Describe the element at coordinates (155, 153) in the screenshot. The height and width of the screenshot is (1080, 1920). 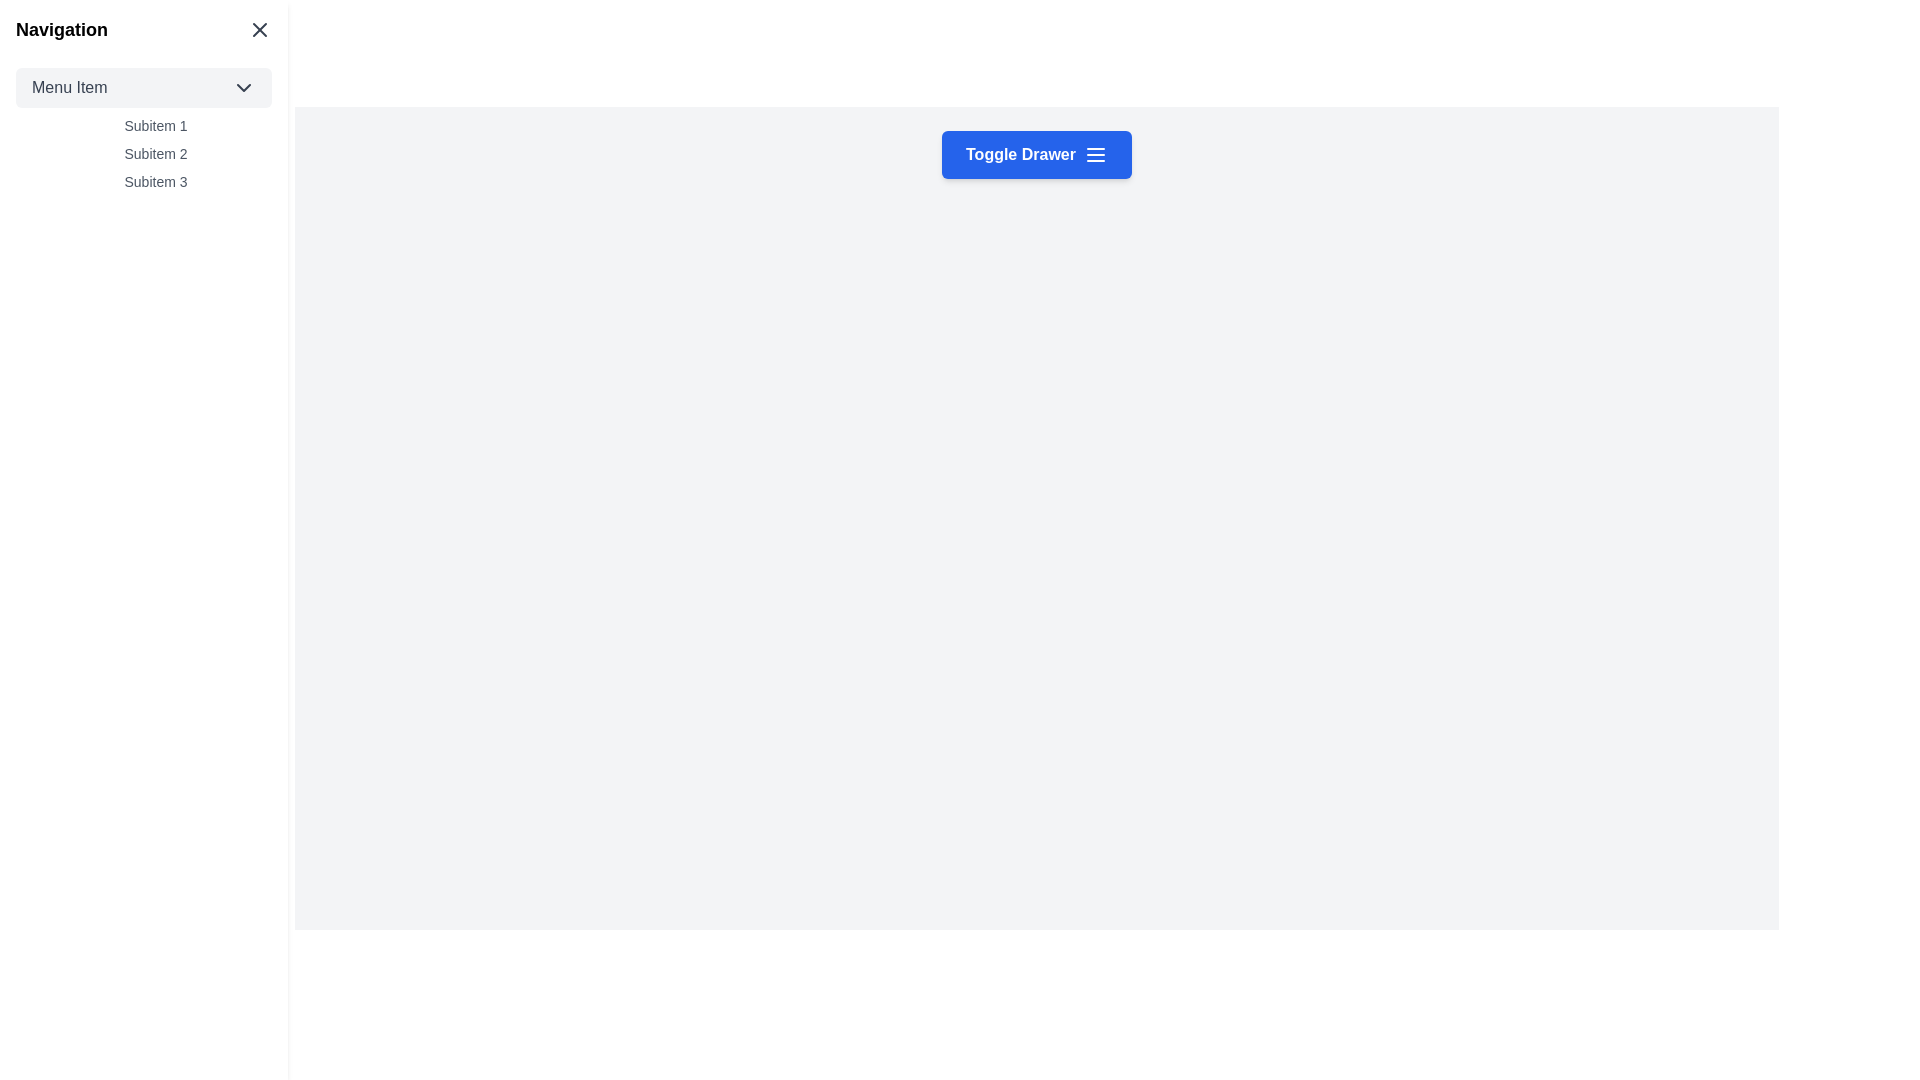
I see `the text label displaying 'Subitem 2', which is the second item in a vertical list of subitems aligned to the left in the navigation panel` at that location.